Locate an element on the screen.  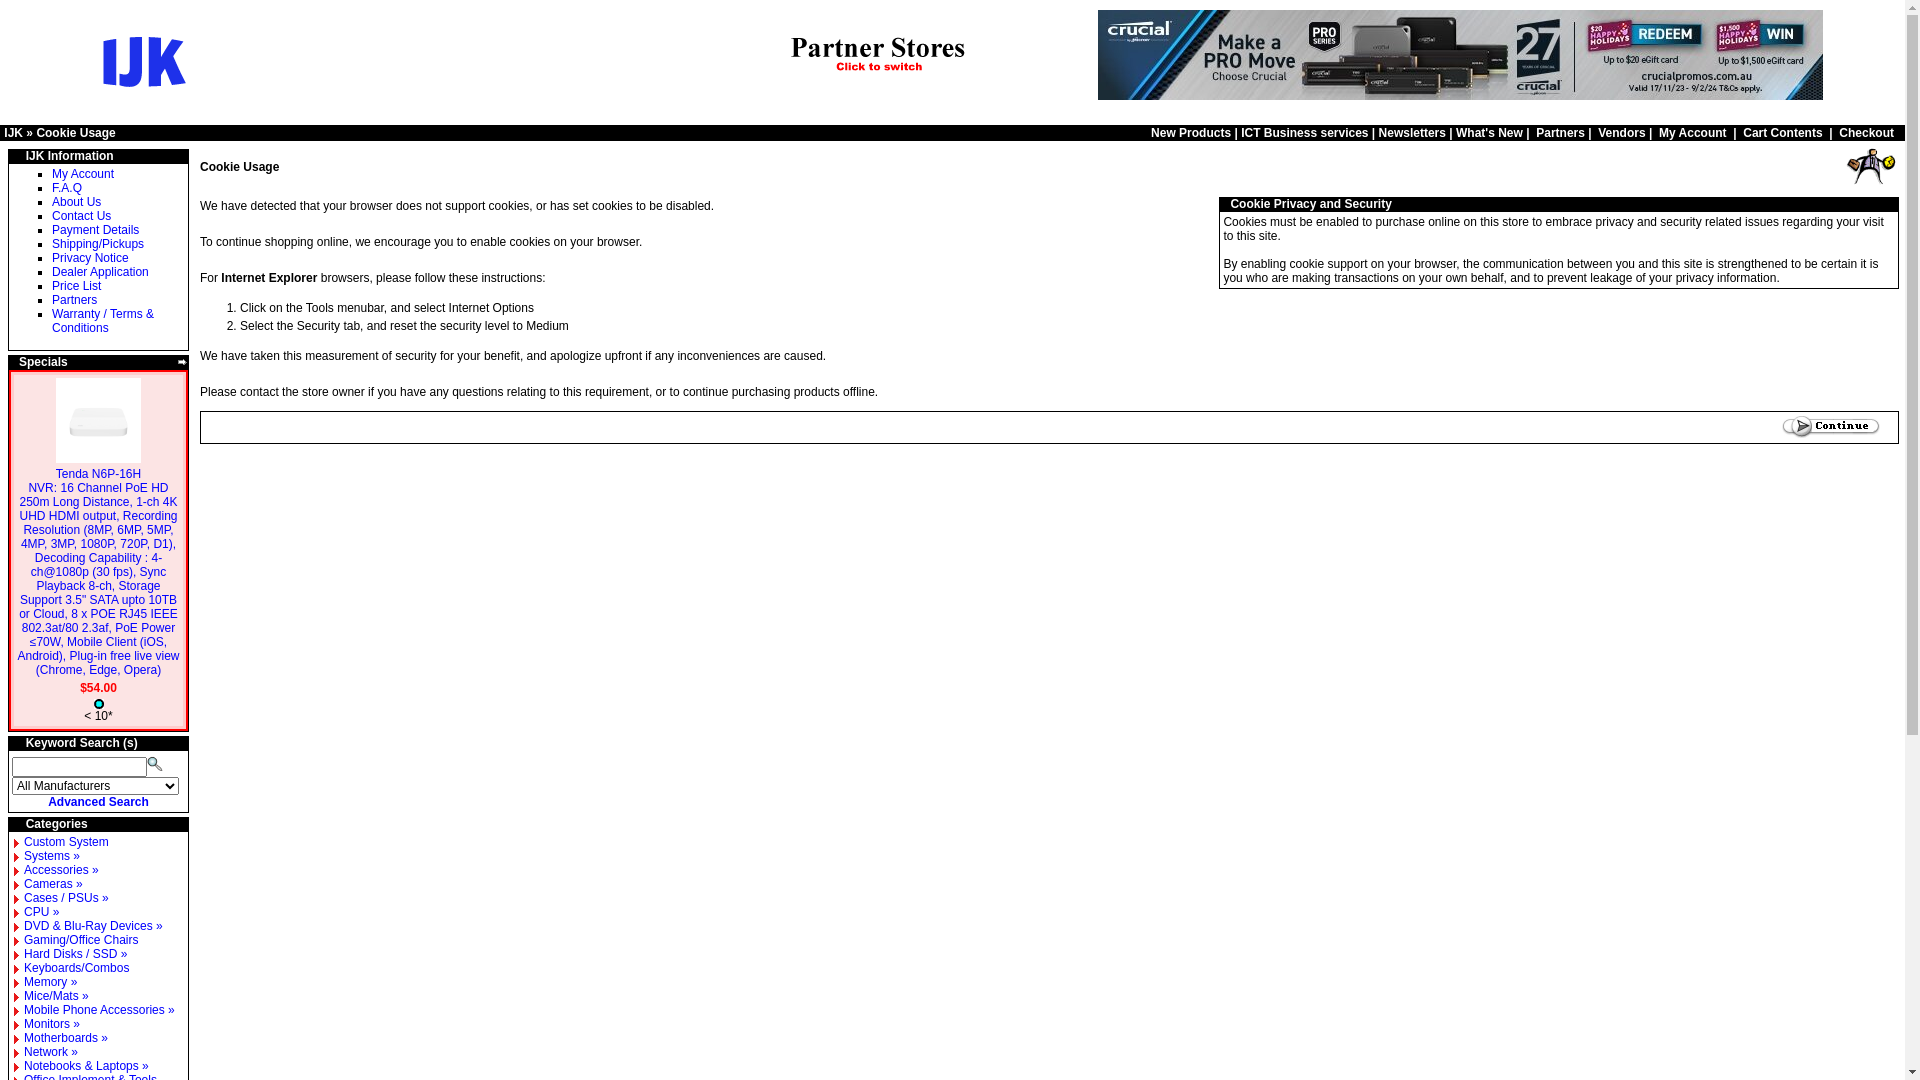
' Continue ' is located at coordinates (1830, 426).